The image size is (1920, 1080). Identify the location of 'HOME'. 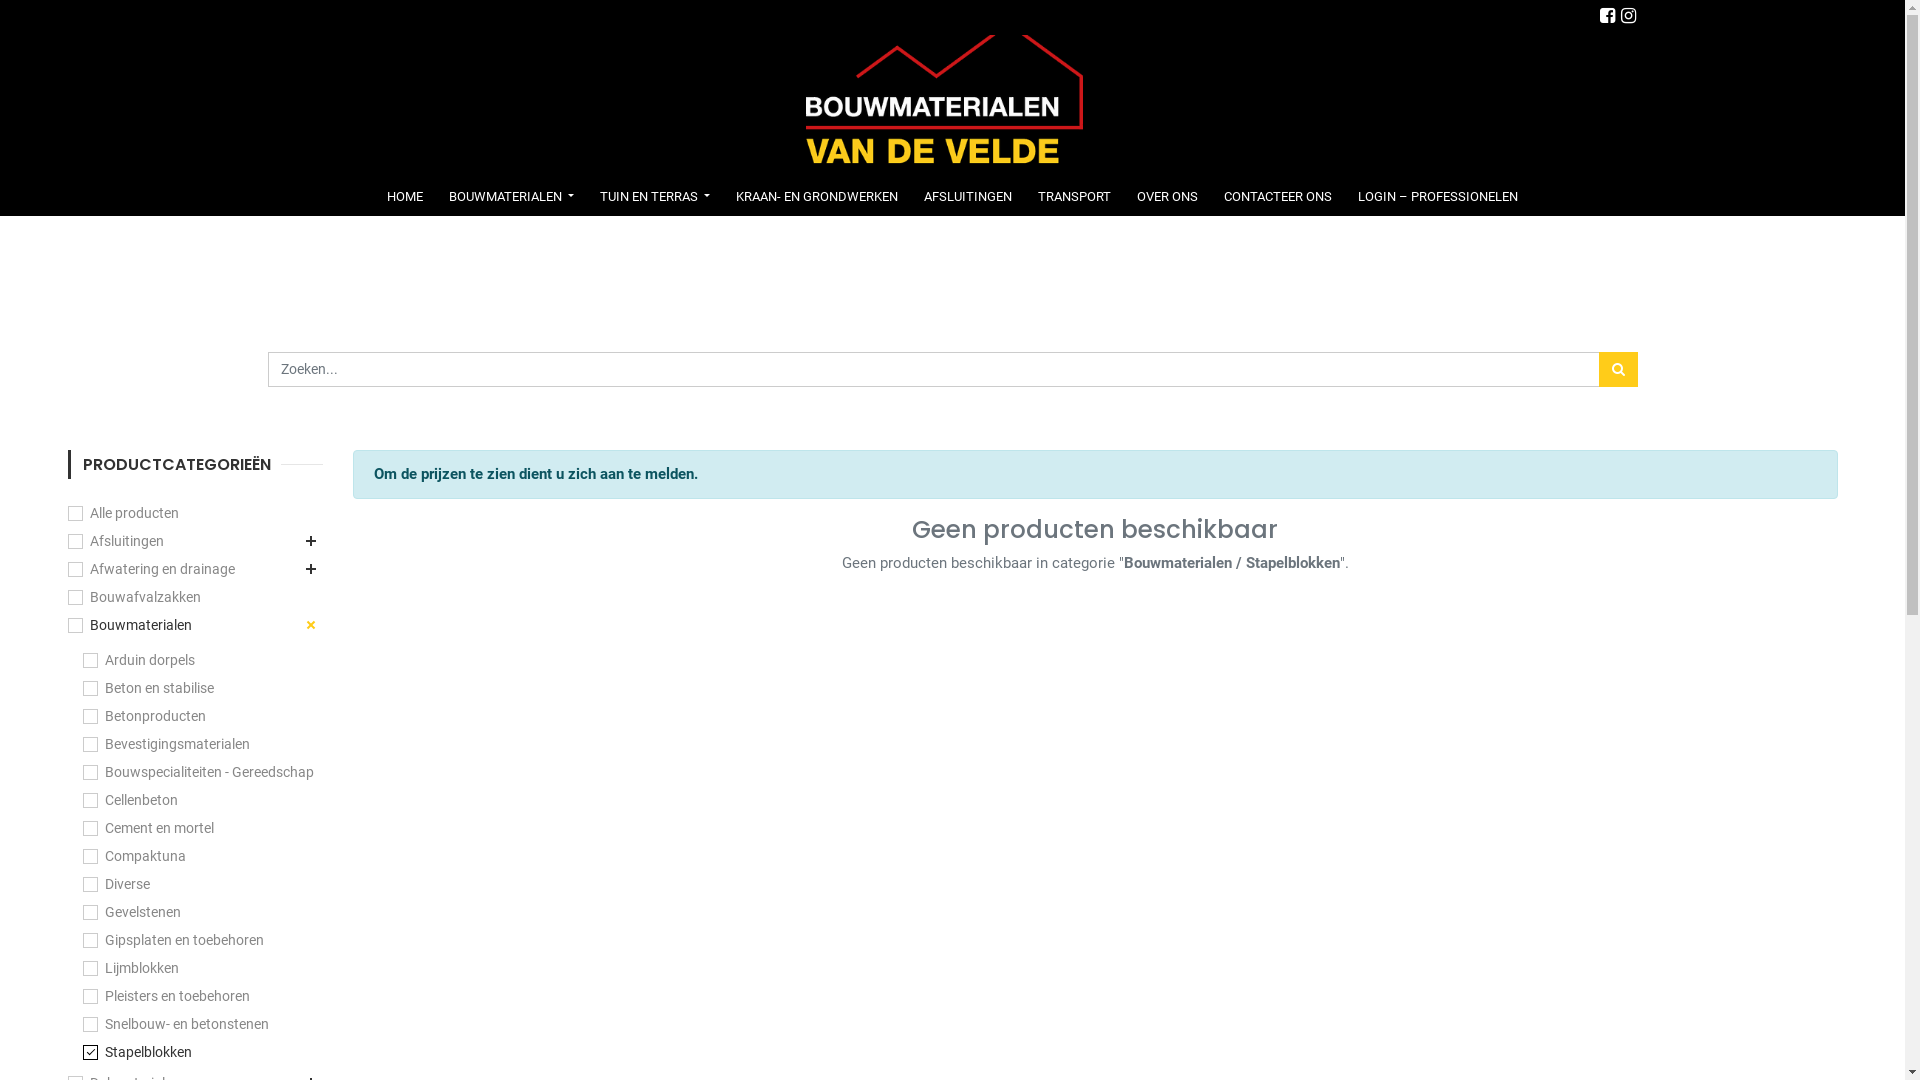
(403, 196).